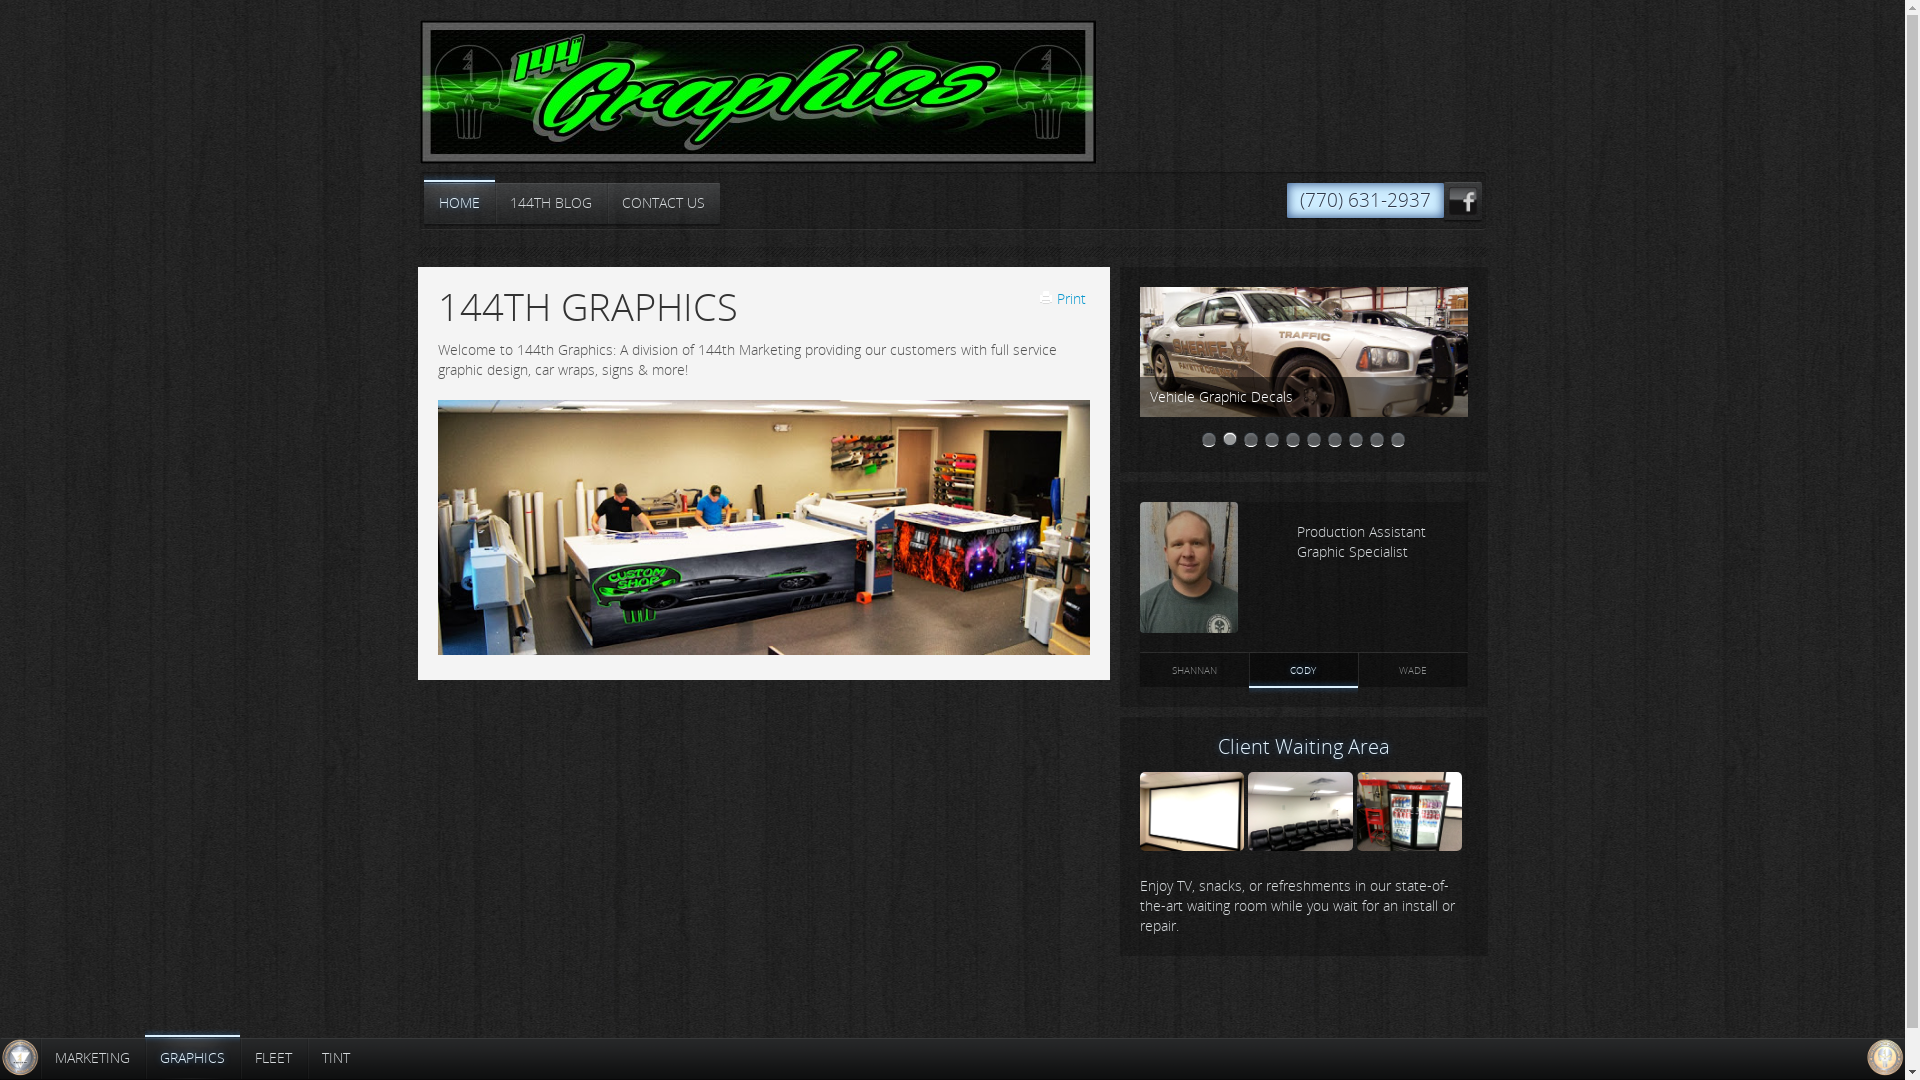 The height and width of the screenshot is (1080, 1920). Describe the element at coordinates (1300, 845) in the screenshot. I see `'Seating'` at that location.